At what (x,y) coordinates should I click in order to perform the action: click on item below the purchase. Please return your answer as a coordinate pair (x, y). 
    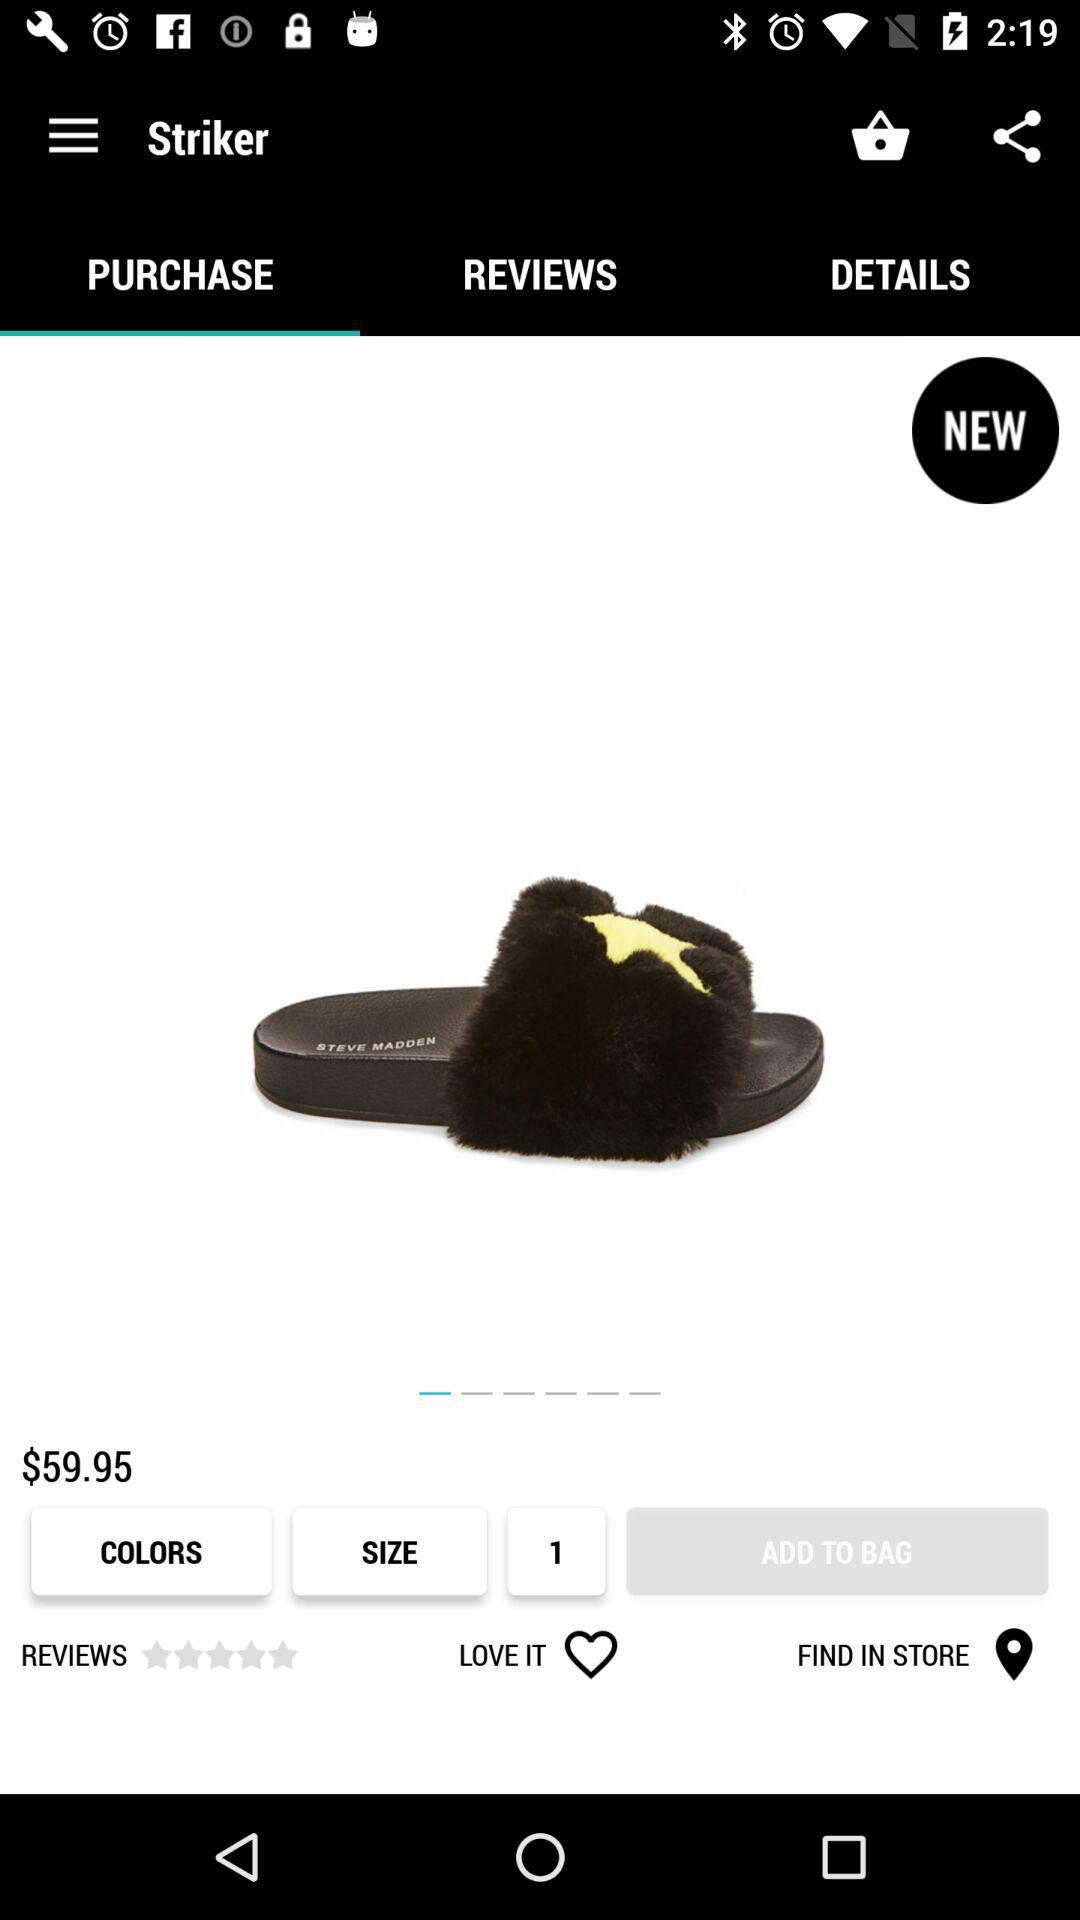
    Looking at the image, I should click on (540, 876).